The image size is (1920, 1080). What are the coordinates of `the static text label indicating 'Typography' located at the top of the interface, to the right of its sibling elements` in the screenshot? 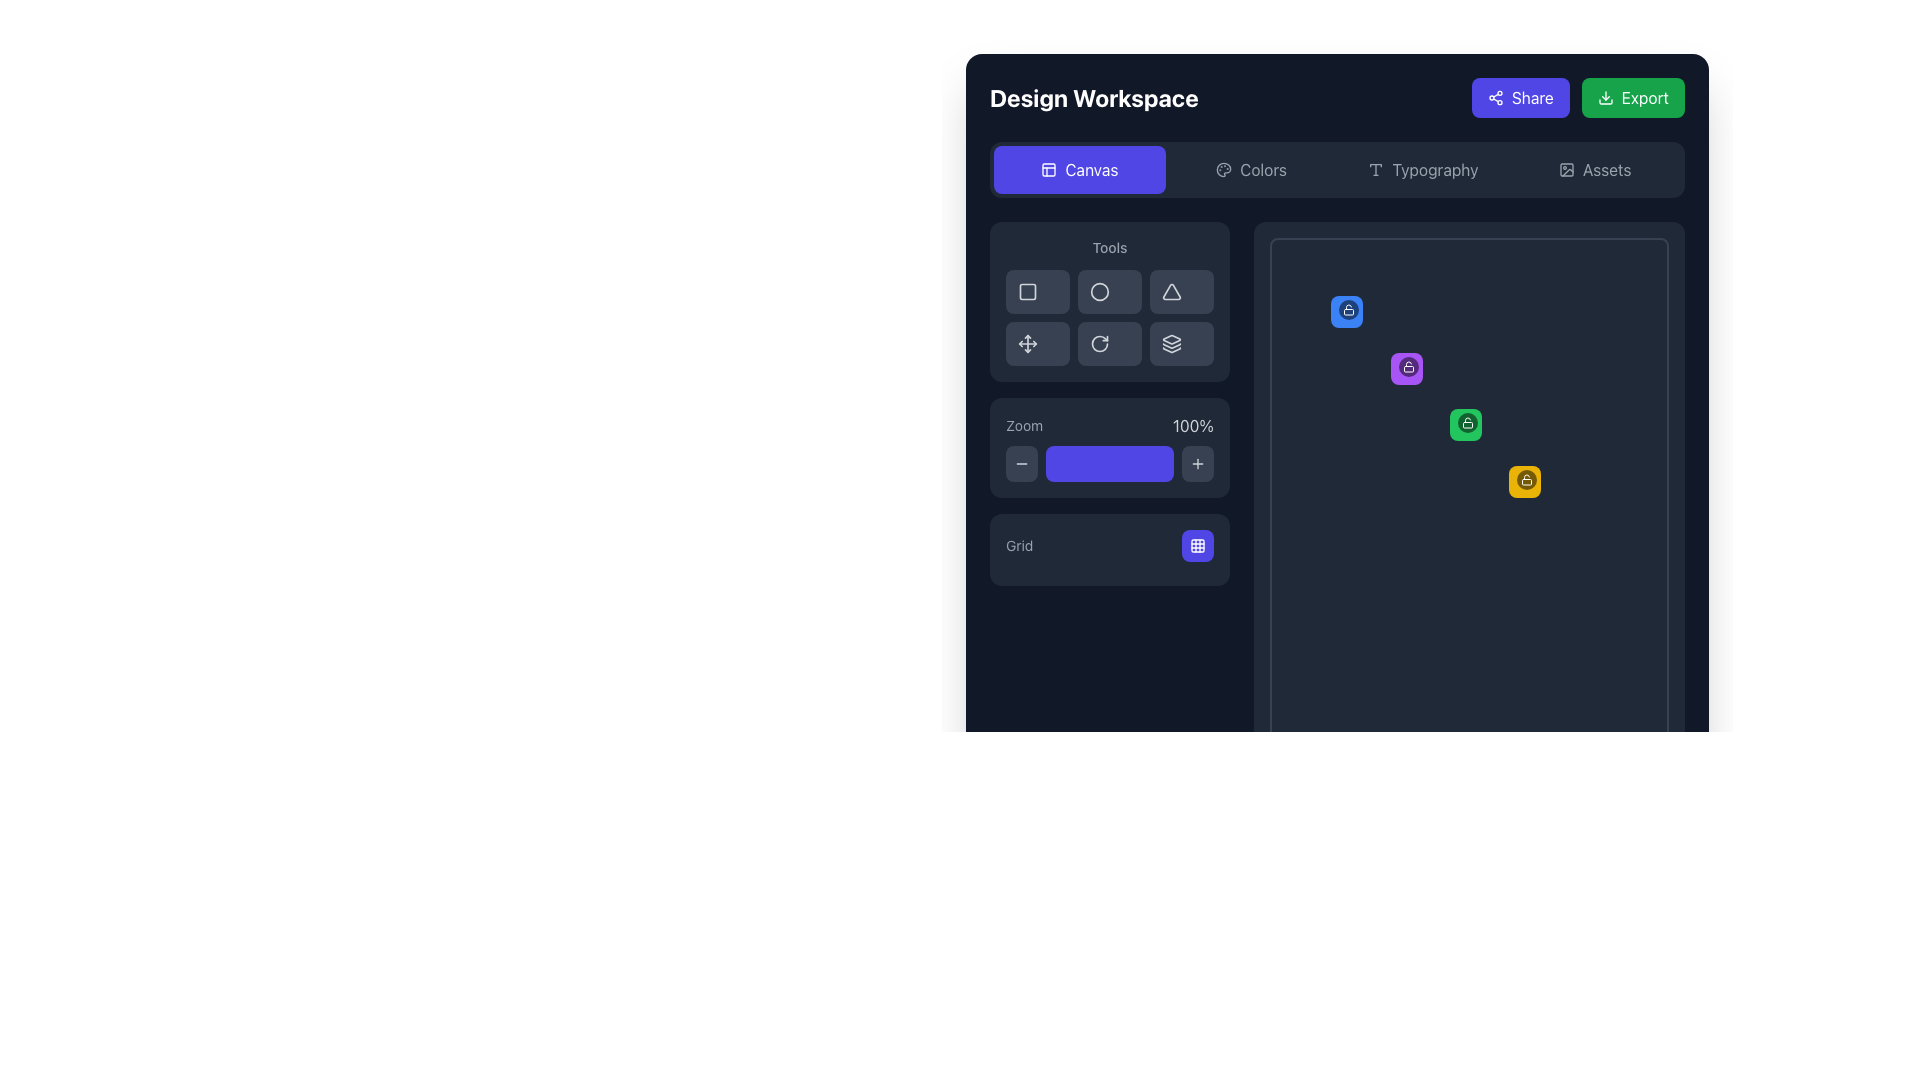 It's located at (1434, 168).